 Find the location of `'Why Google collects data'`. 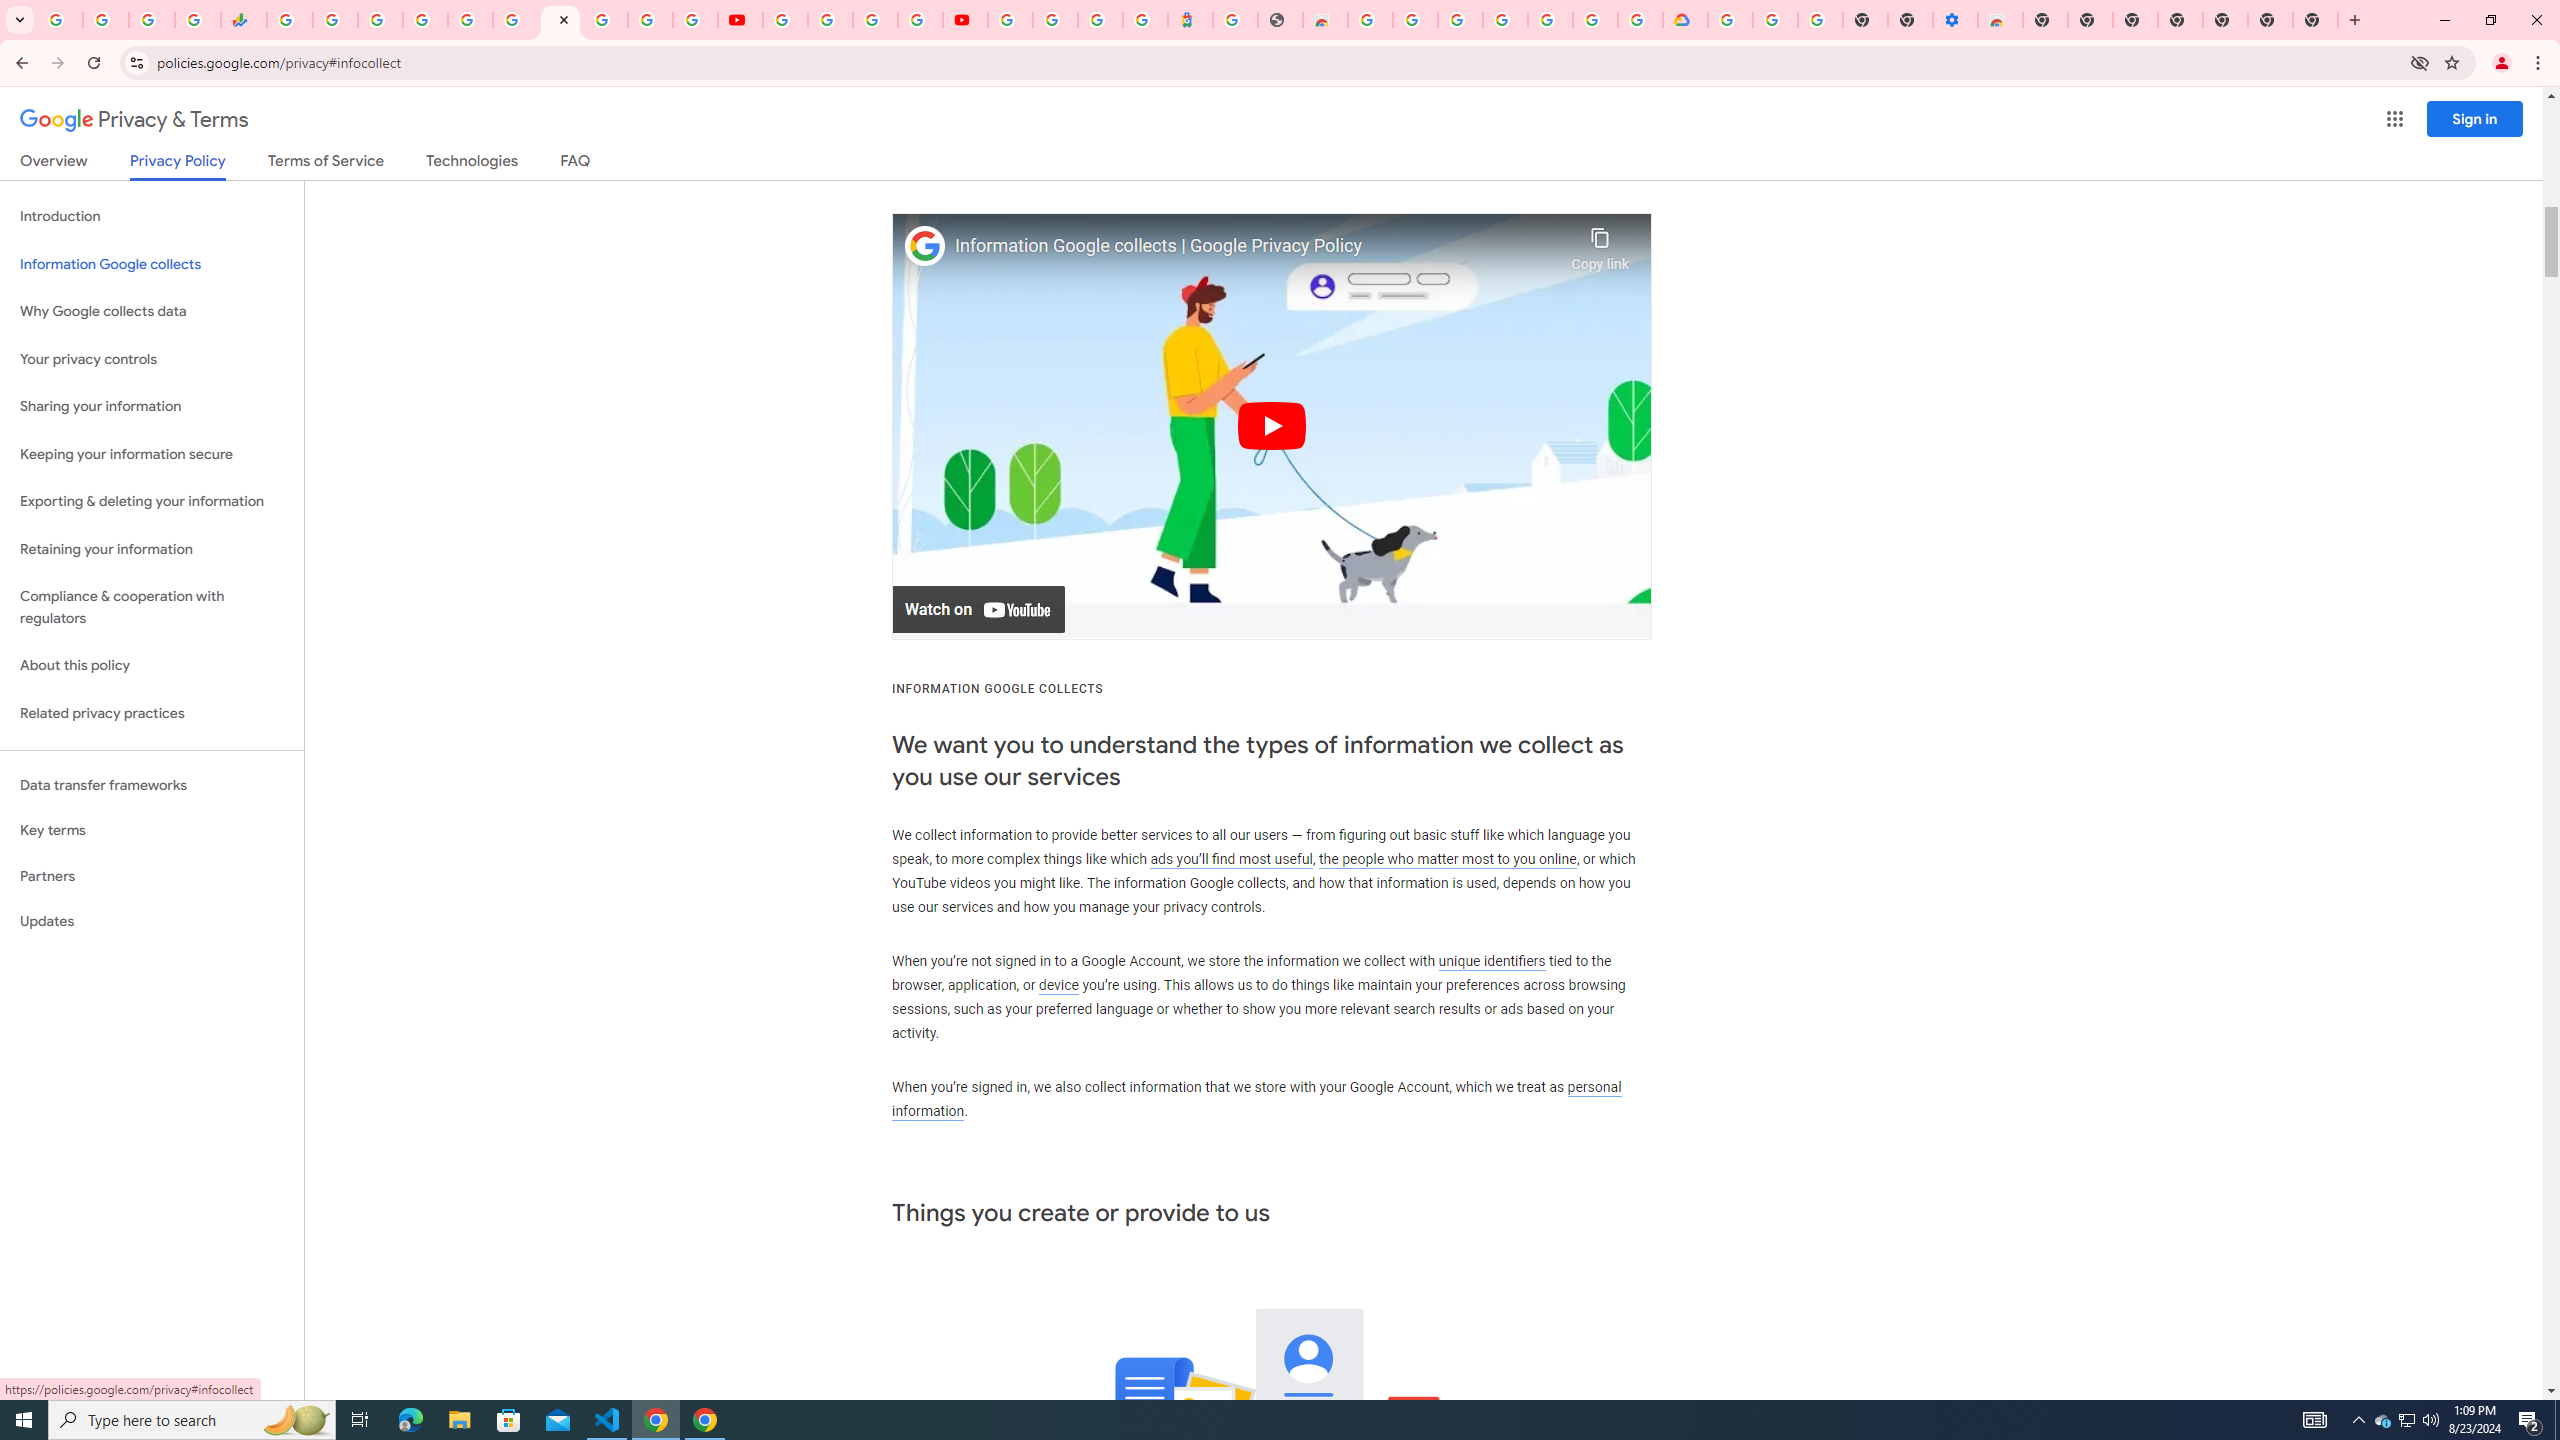

'Why Google collects data' is located at coordinates (151, 310).